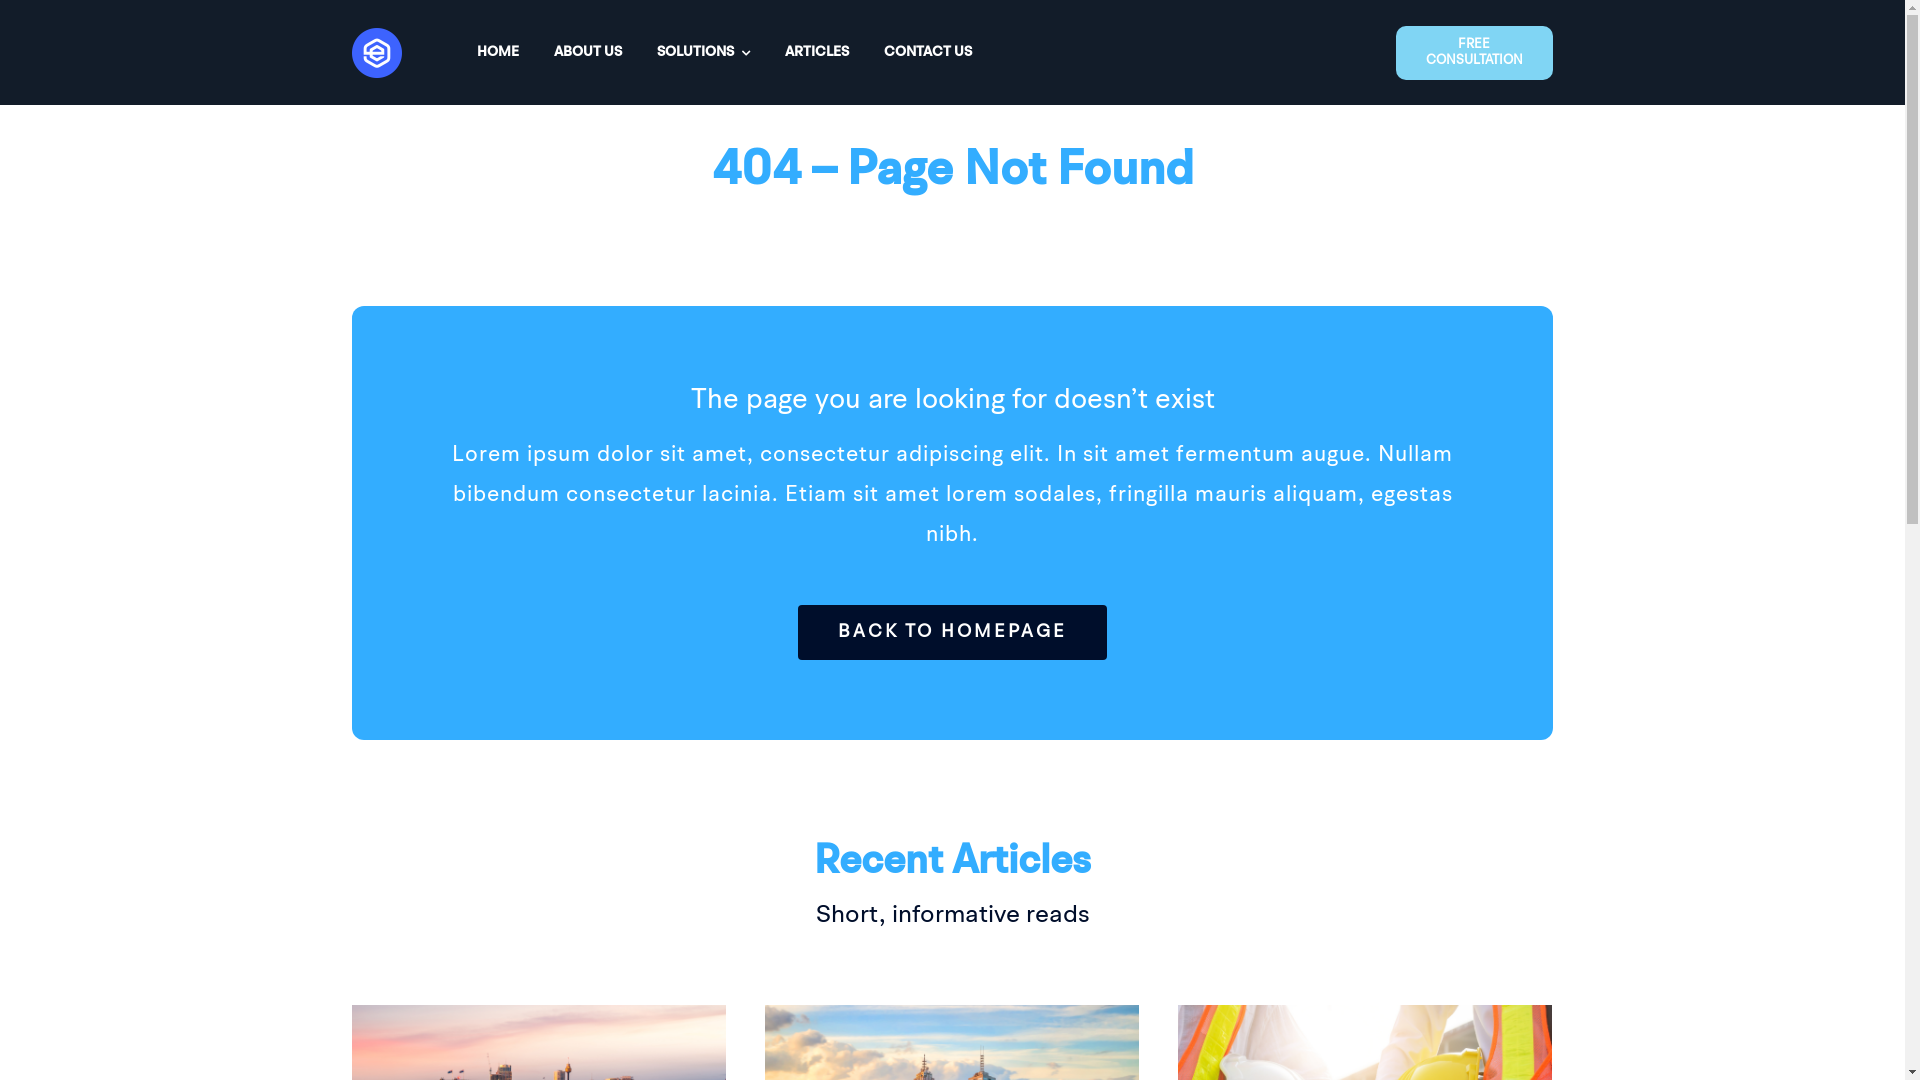  Describe the element at coordinates (703, 51) in the screenshot. I see `'SOLUTIONS'` at that location.